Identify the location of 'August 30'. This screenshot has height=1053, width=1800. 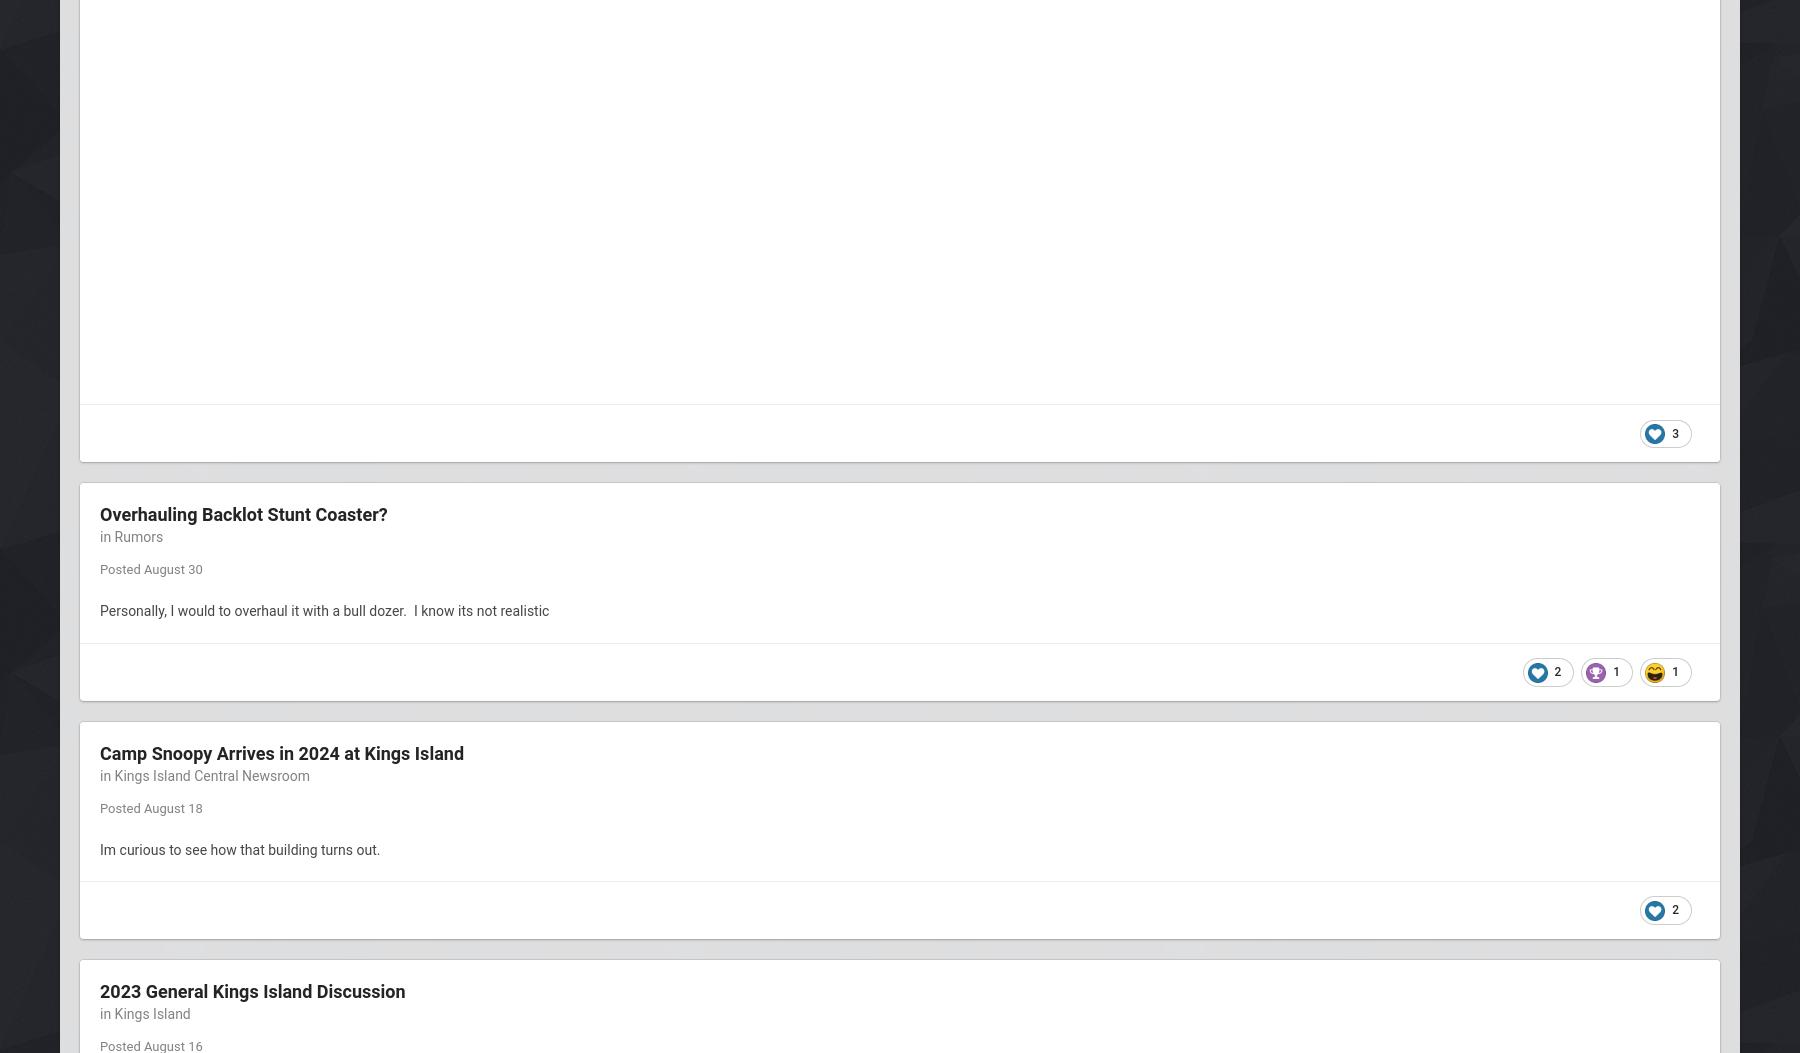
(172, 568).